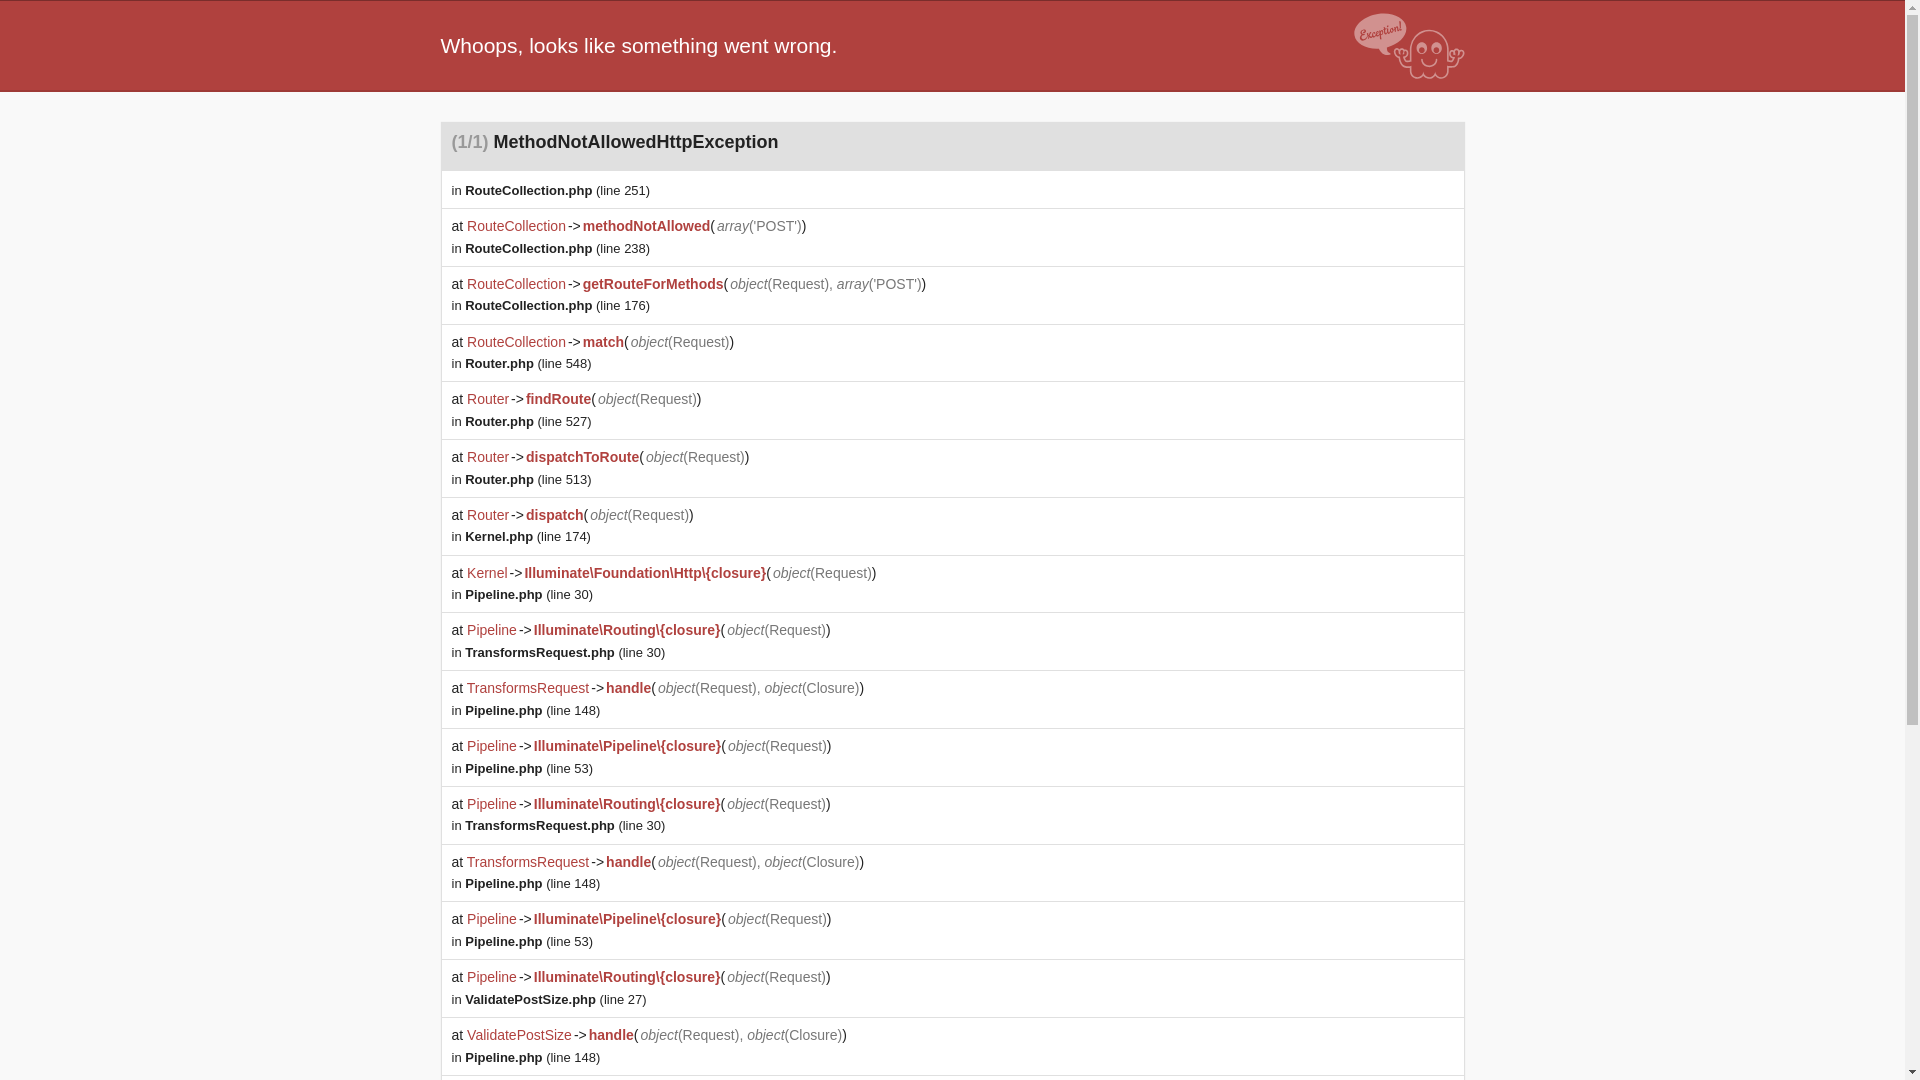  I want to click on 'Pipeline.php (line 30)', so click(528, 593).